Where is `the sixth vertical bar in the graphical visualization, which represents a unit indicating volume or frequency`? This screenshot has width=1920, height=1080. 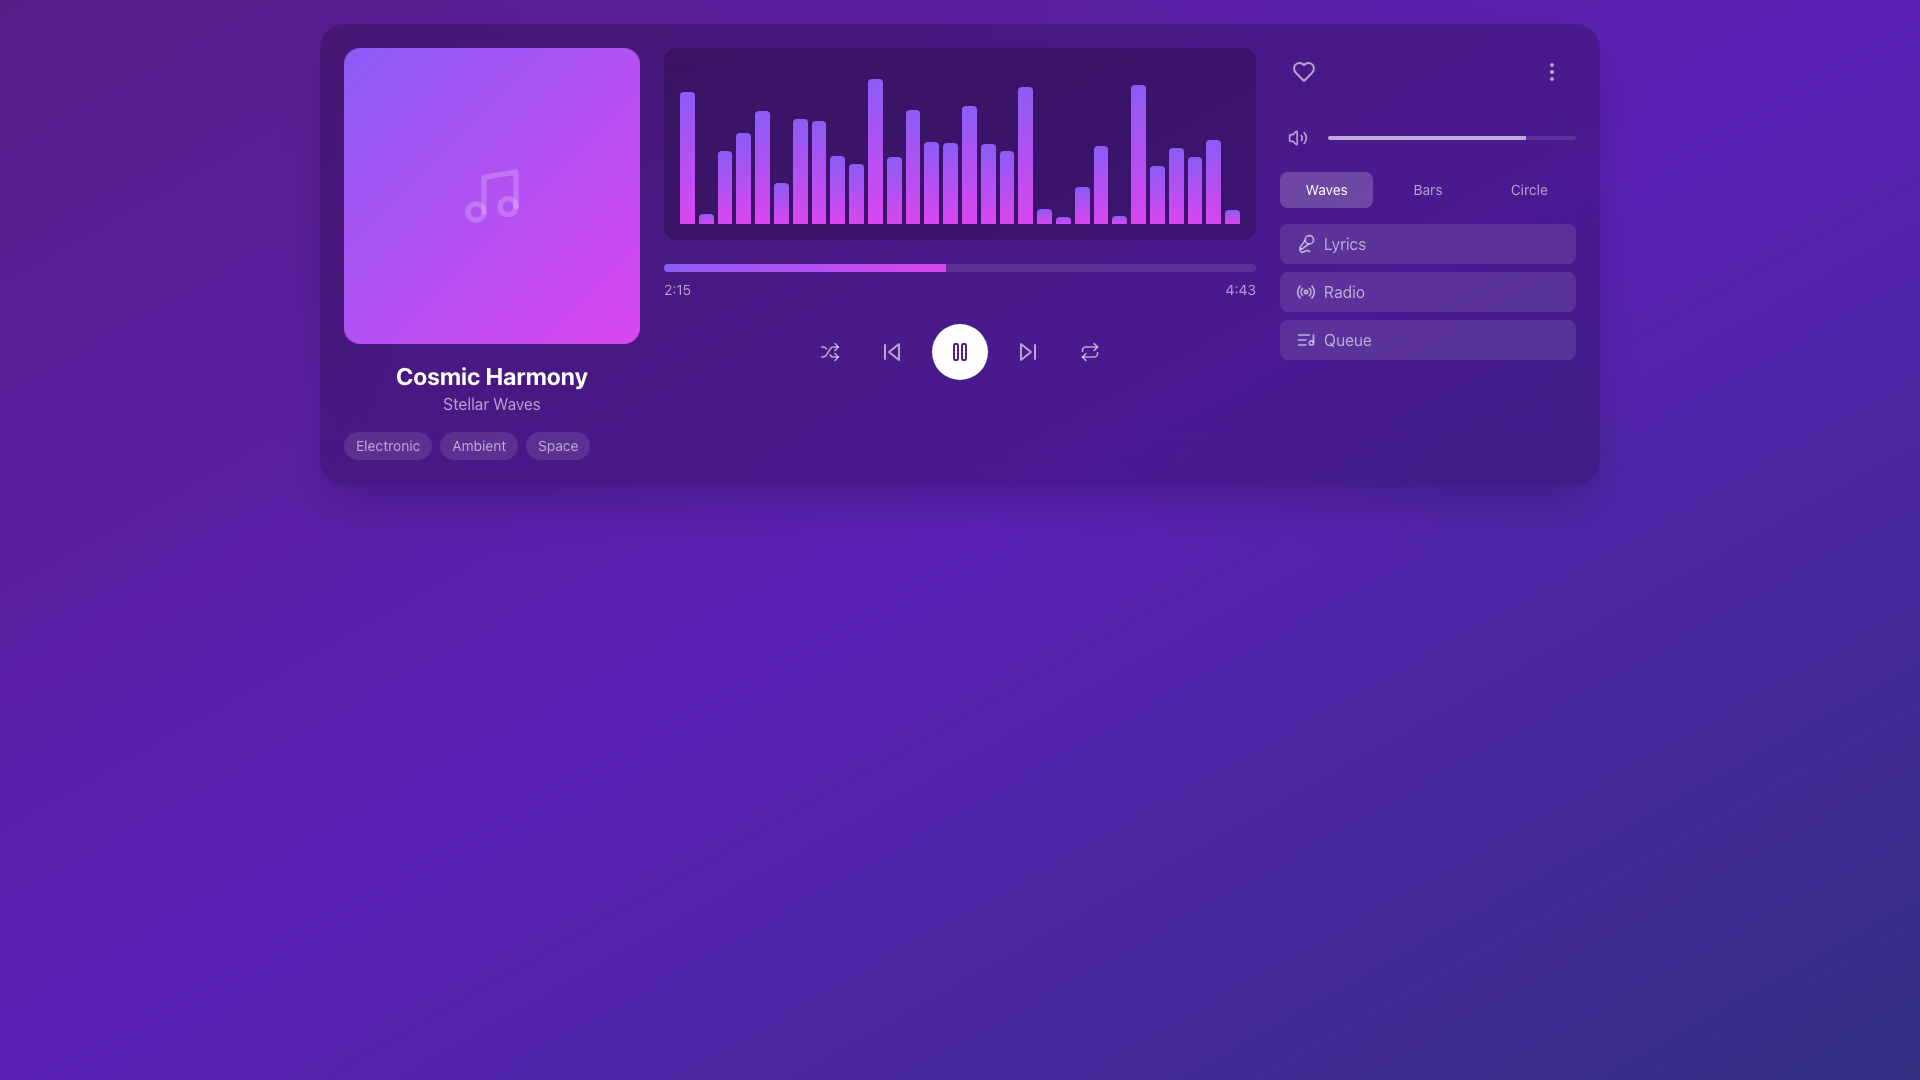
the sixth vertical bar in the graphical visualization, which represents a unit indicating volume or frequency is located at coordinates (780, 203).